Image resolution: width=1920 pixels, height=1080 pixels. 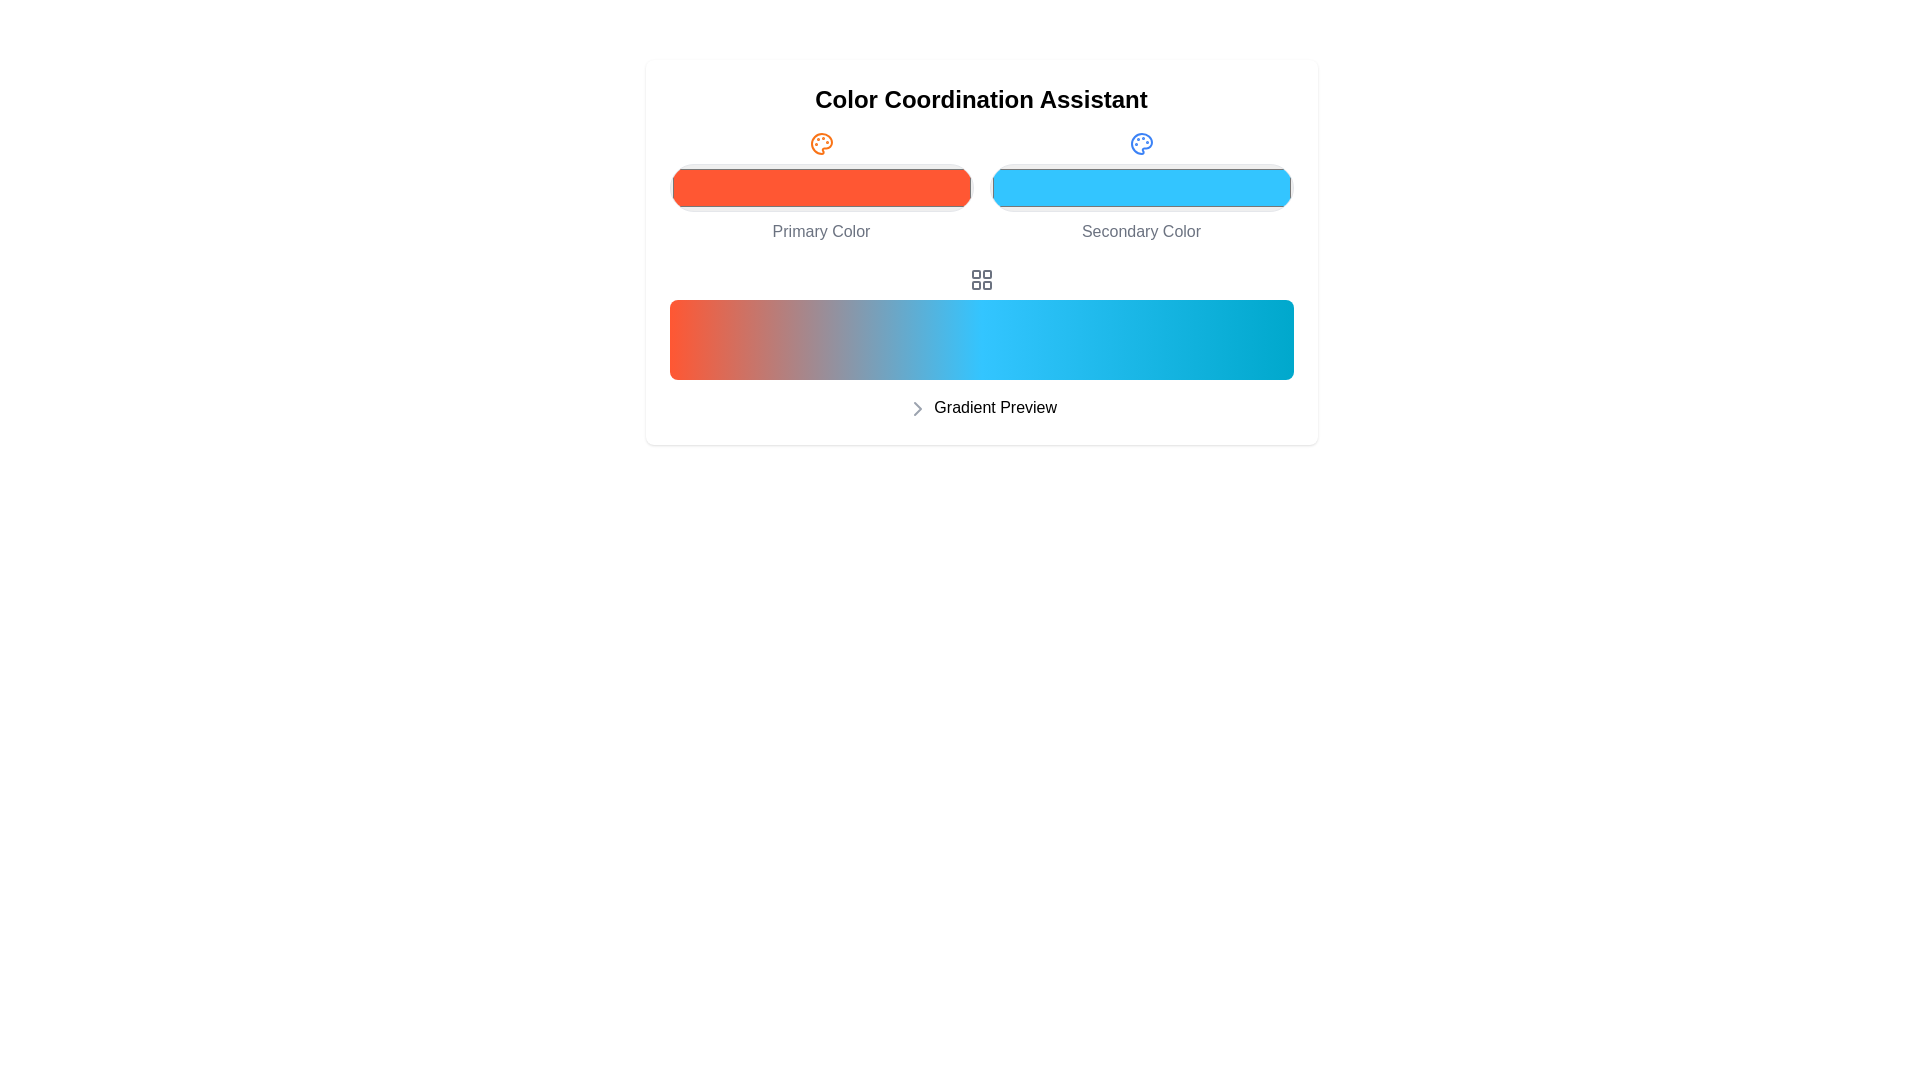 I want to click on the Display preview area which shows the gradient generated based on selected primary and secondary colors, located centrally in the lower region of the 'Color Coordination Assistant' section, so click(x=981, y=343).